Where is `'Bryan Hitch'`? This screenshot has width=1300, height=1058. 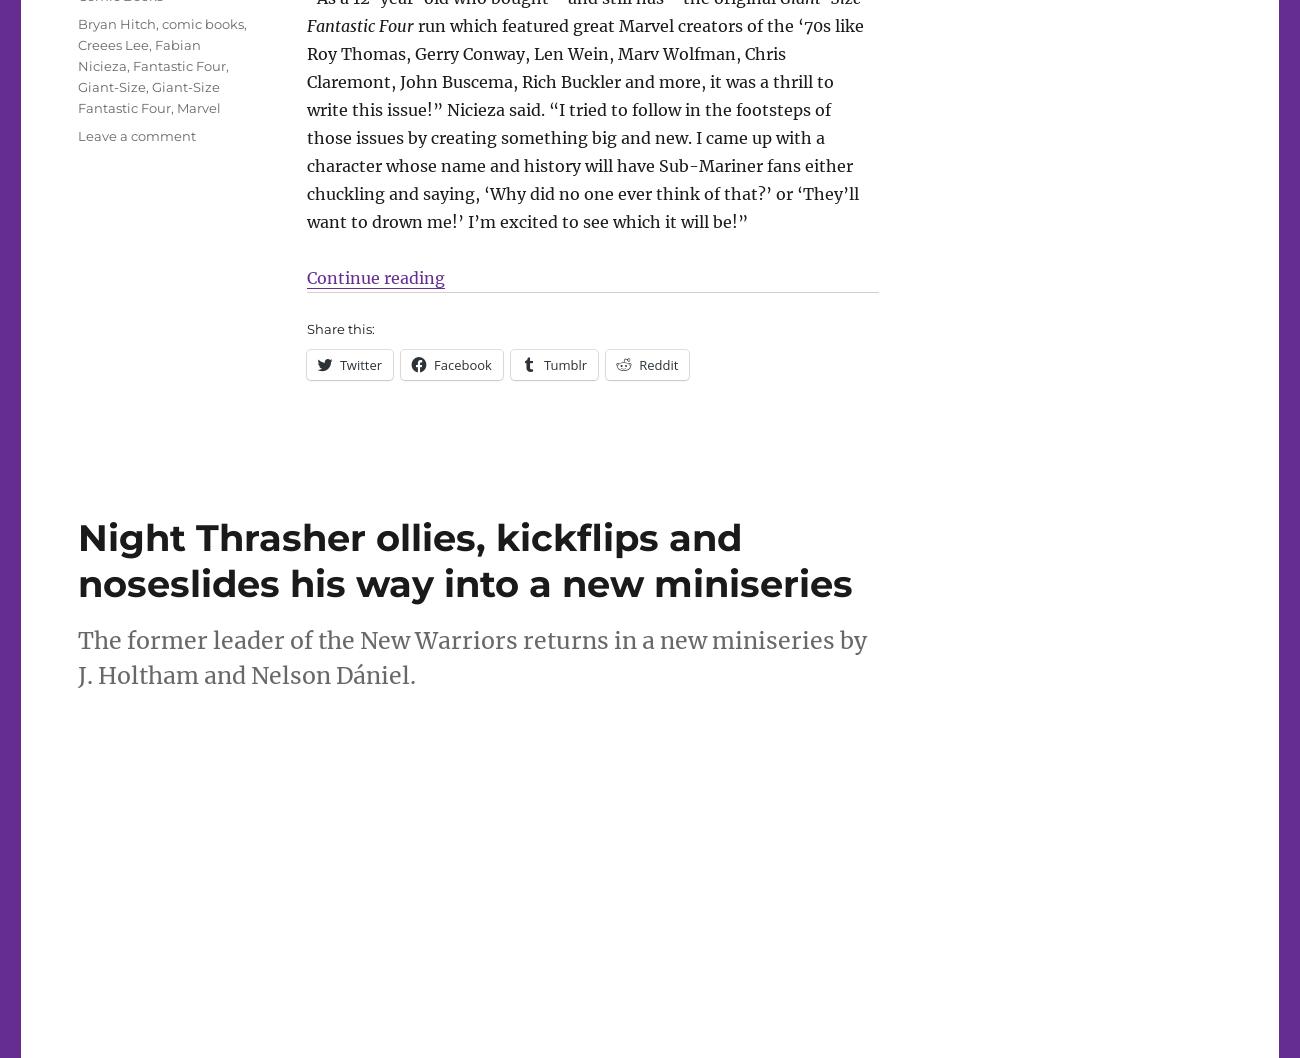
'Bryan Hitch' is located at coordinates (116, 22).